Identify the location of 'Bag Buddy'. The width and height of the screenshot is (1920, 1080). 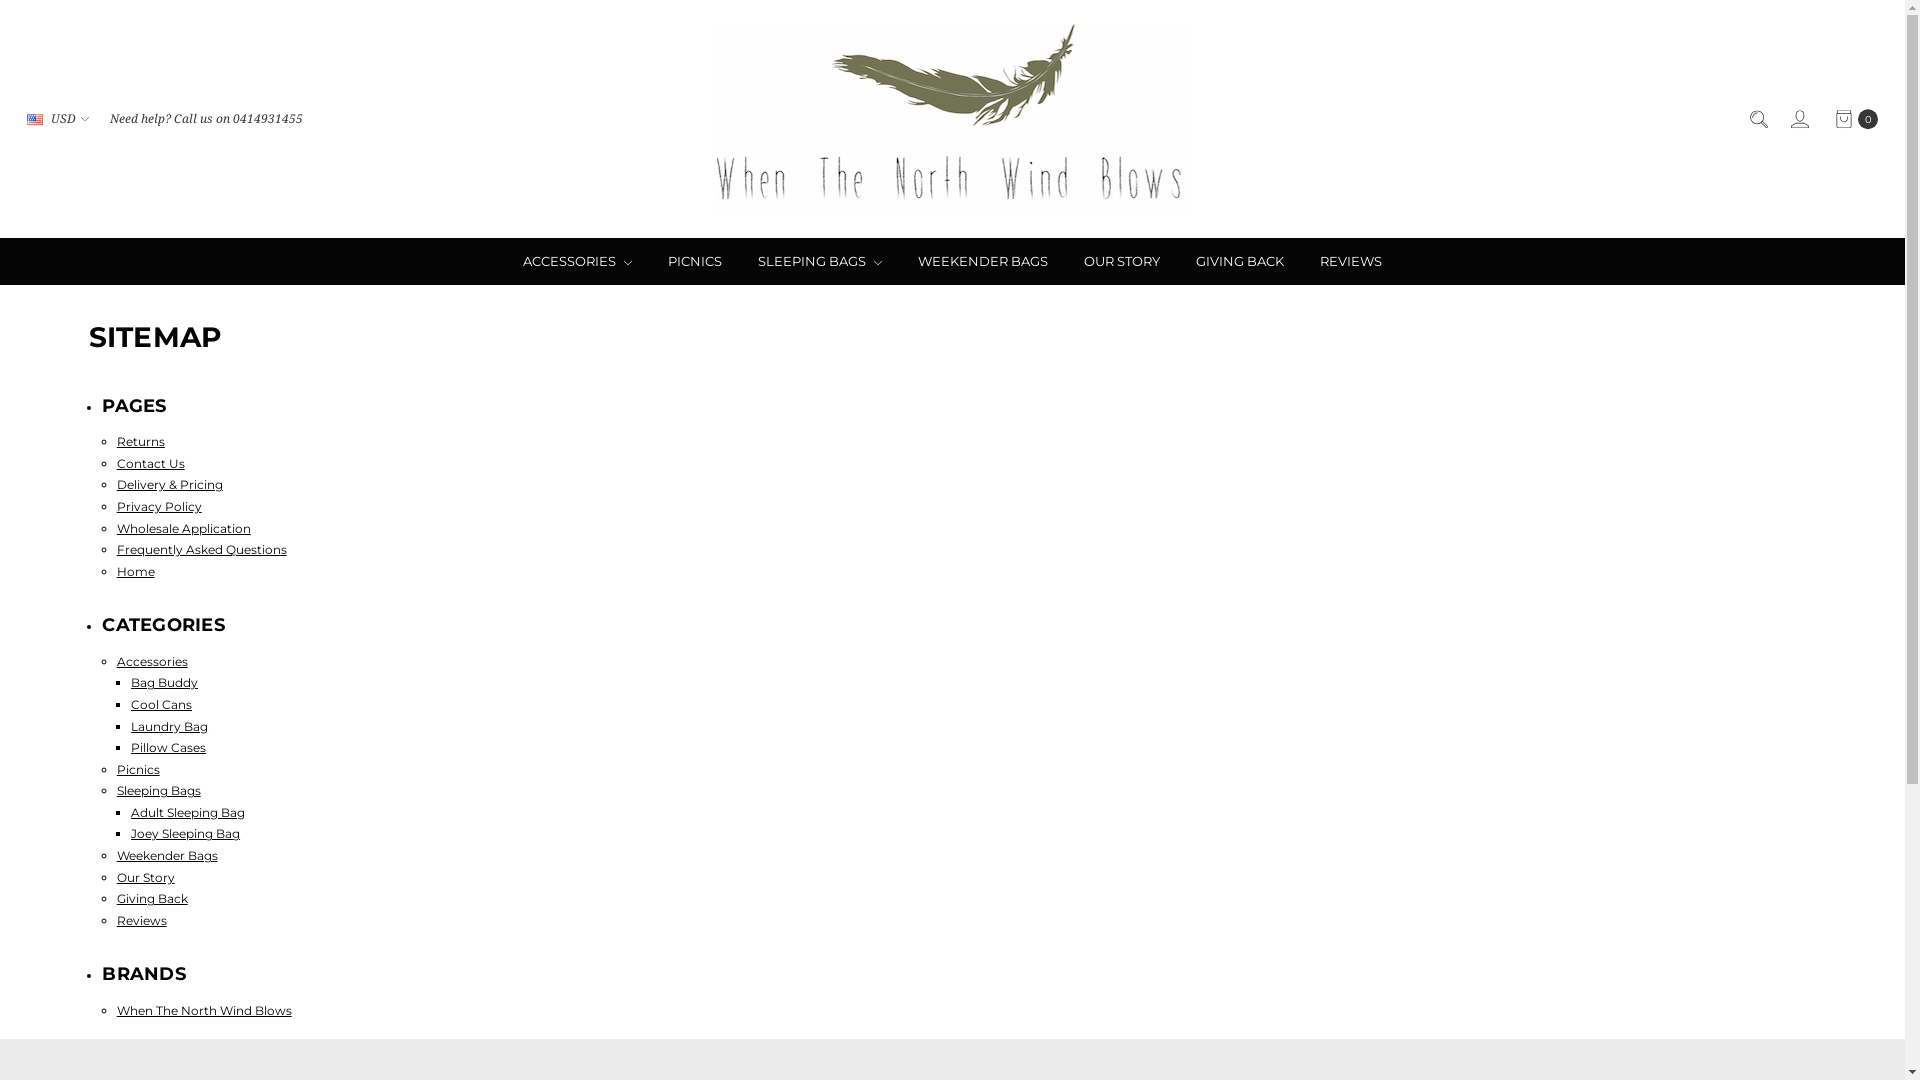
(164, 681).